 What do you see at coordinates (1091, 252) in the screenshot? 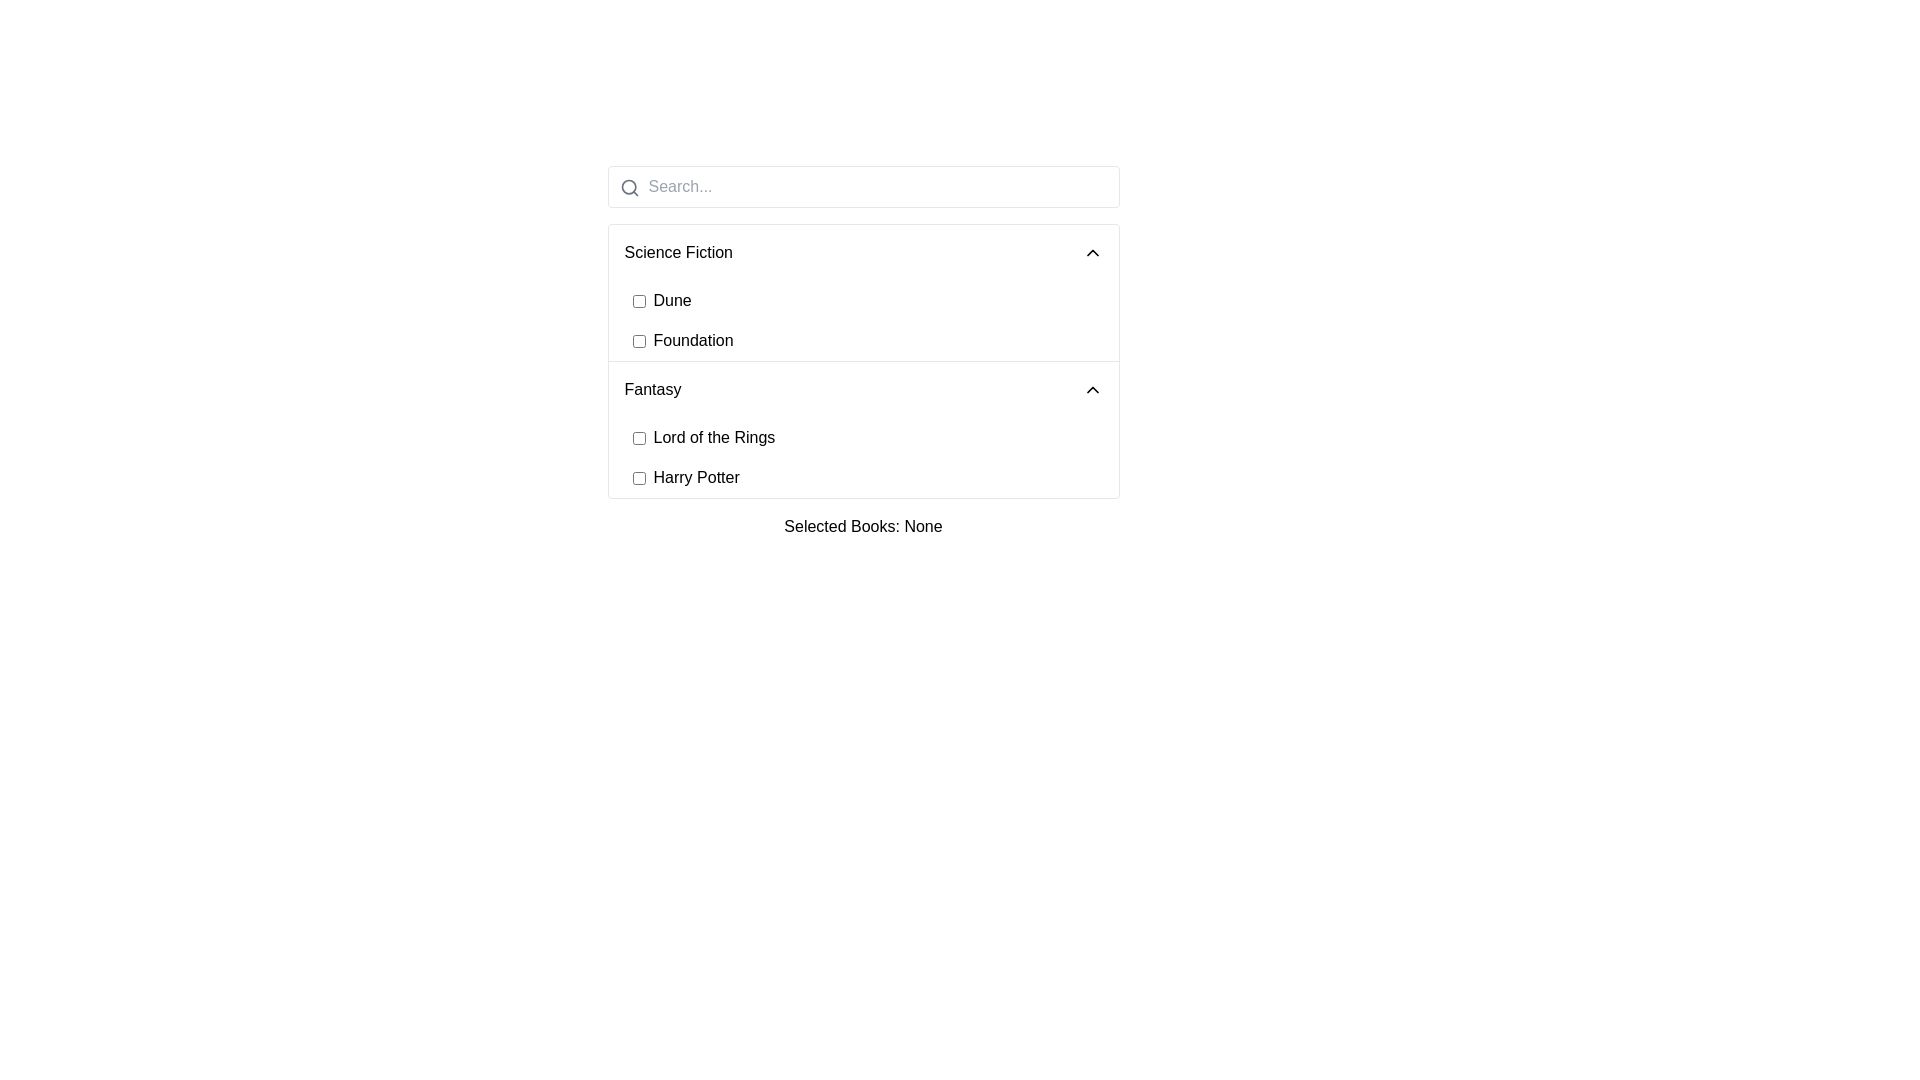
I see `the toggle button located to the far right of the 'Science Fiction' section` at bounding box center [1091, 252].